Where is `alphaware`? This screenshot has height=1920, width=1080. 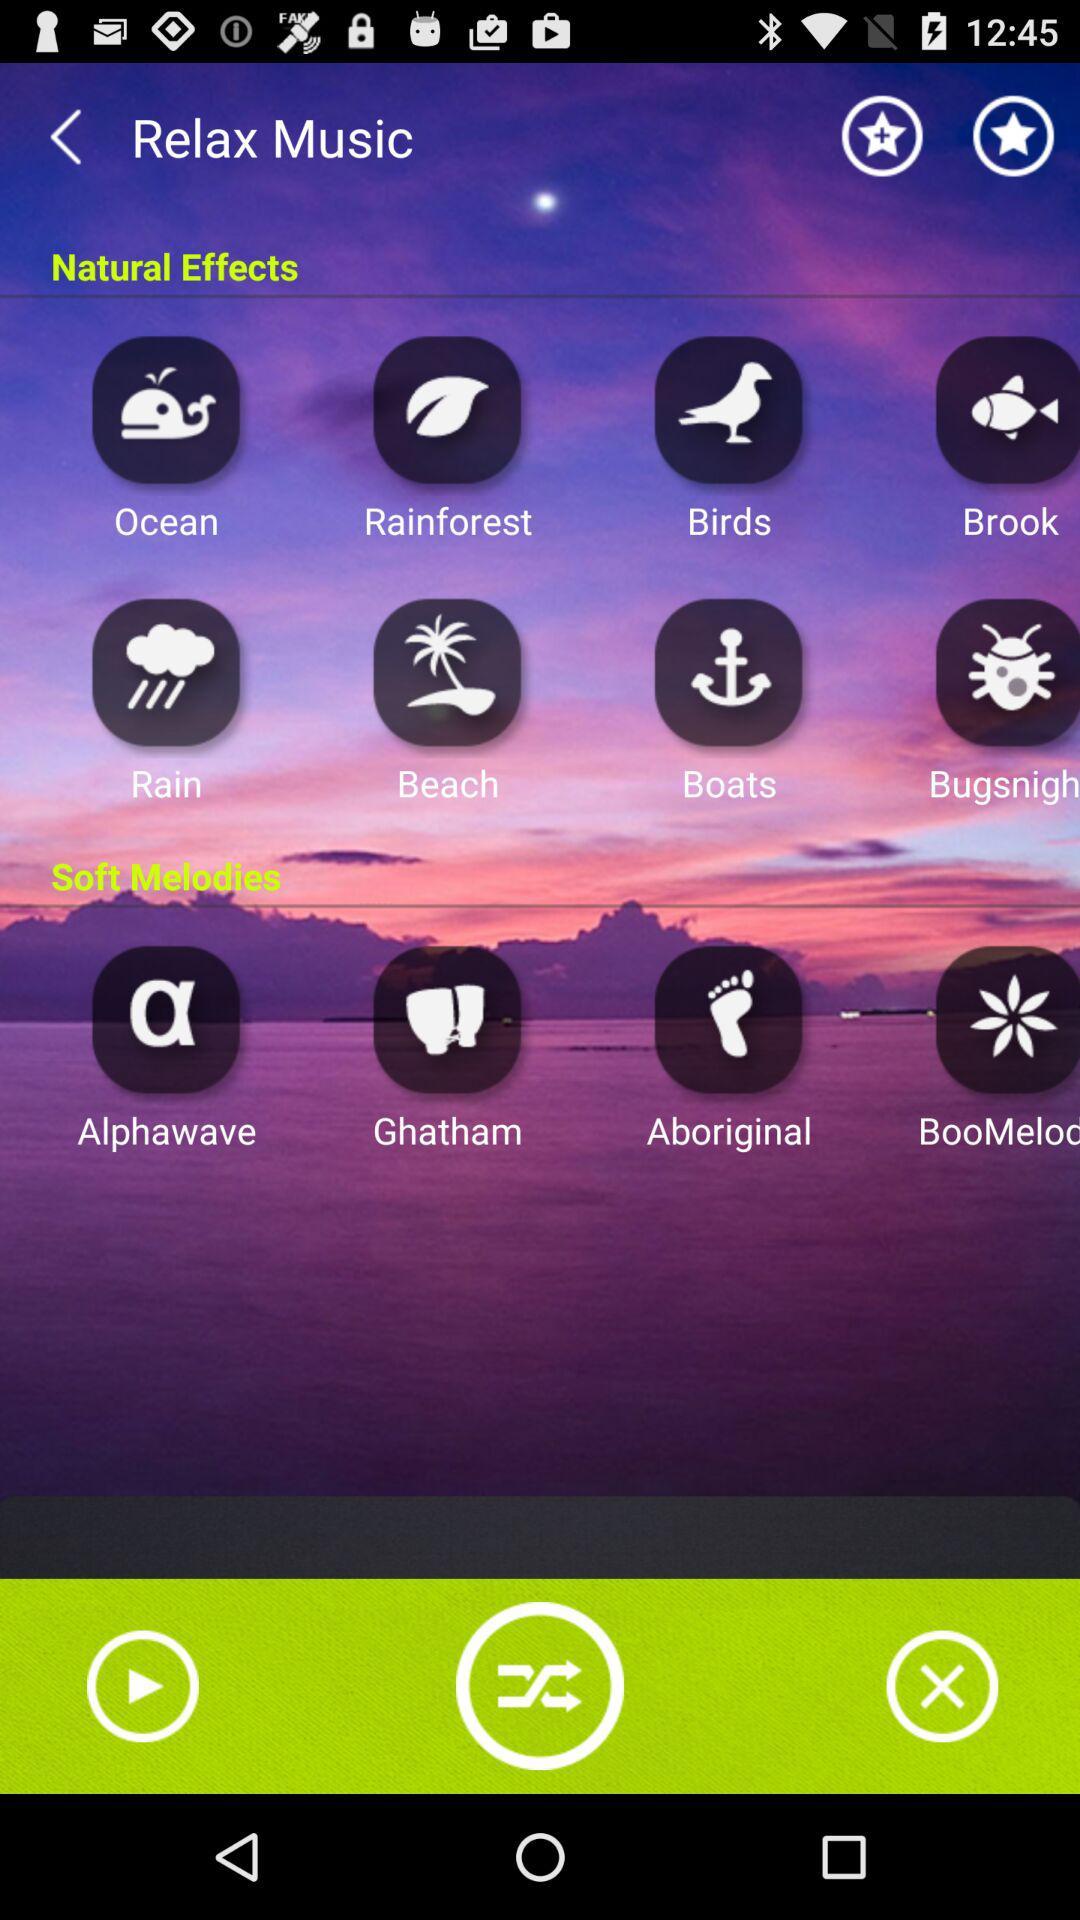 alphaware is located at coordinates (165, 1018).